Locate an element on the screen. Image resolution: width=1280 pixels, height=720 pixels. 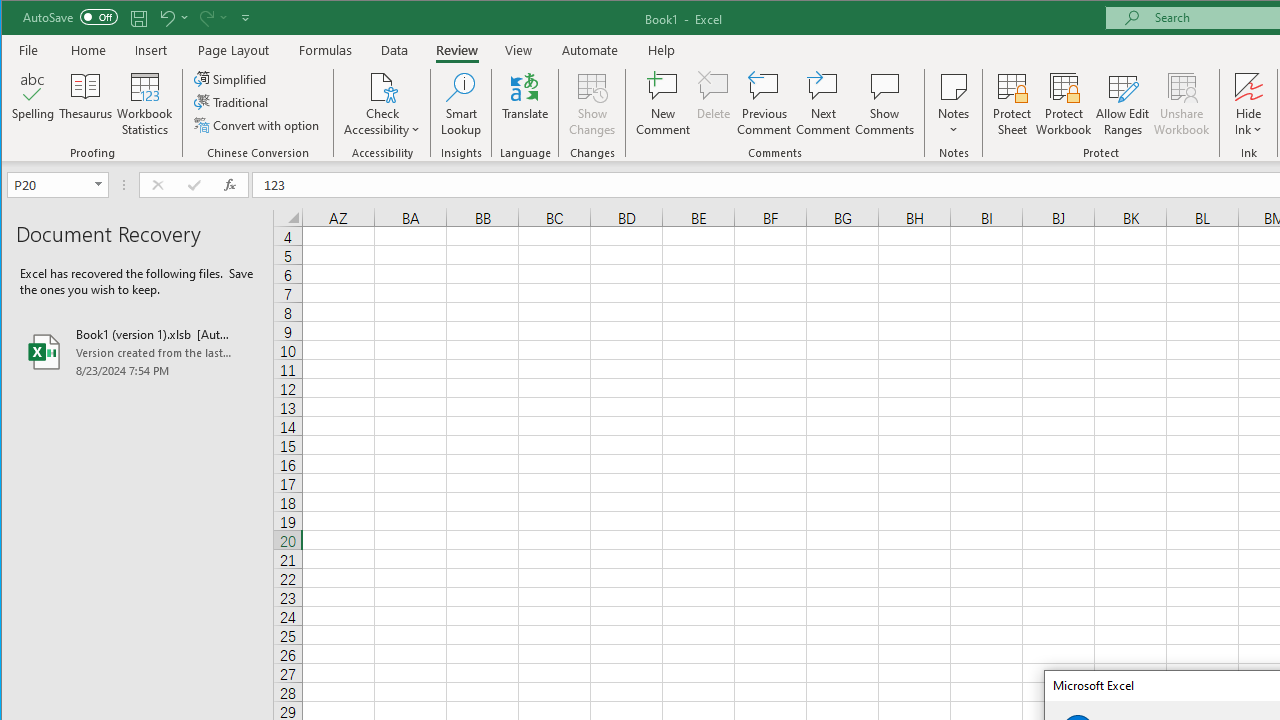
'New Comment' is located at coordinates (663, 104).